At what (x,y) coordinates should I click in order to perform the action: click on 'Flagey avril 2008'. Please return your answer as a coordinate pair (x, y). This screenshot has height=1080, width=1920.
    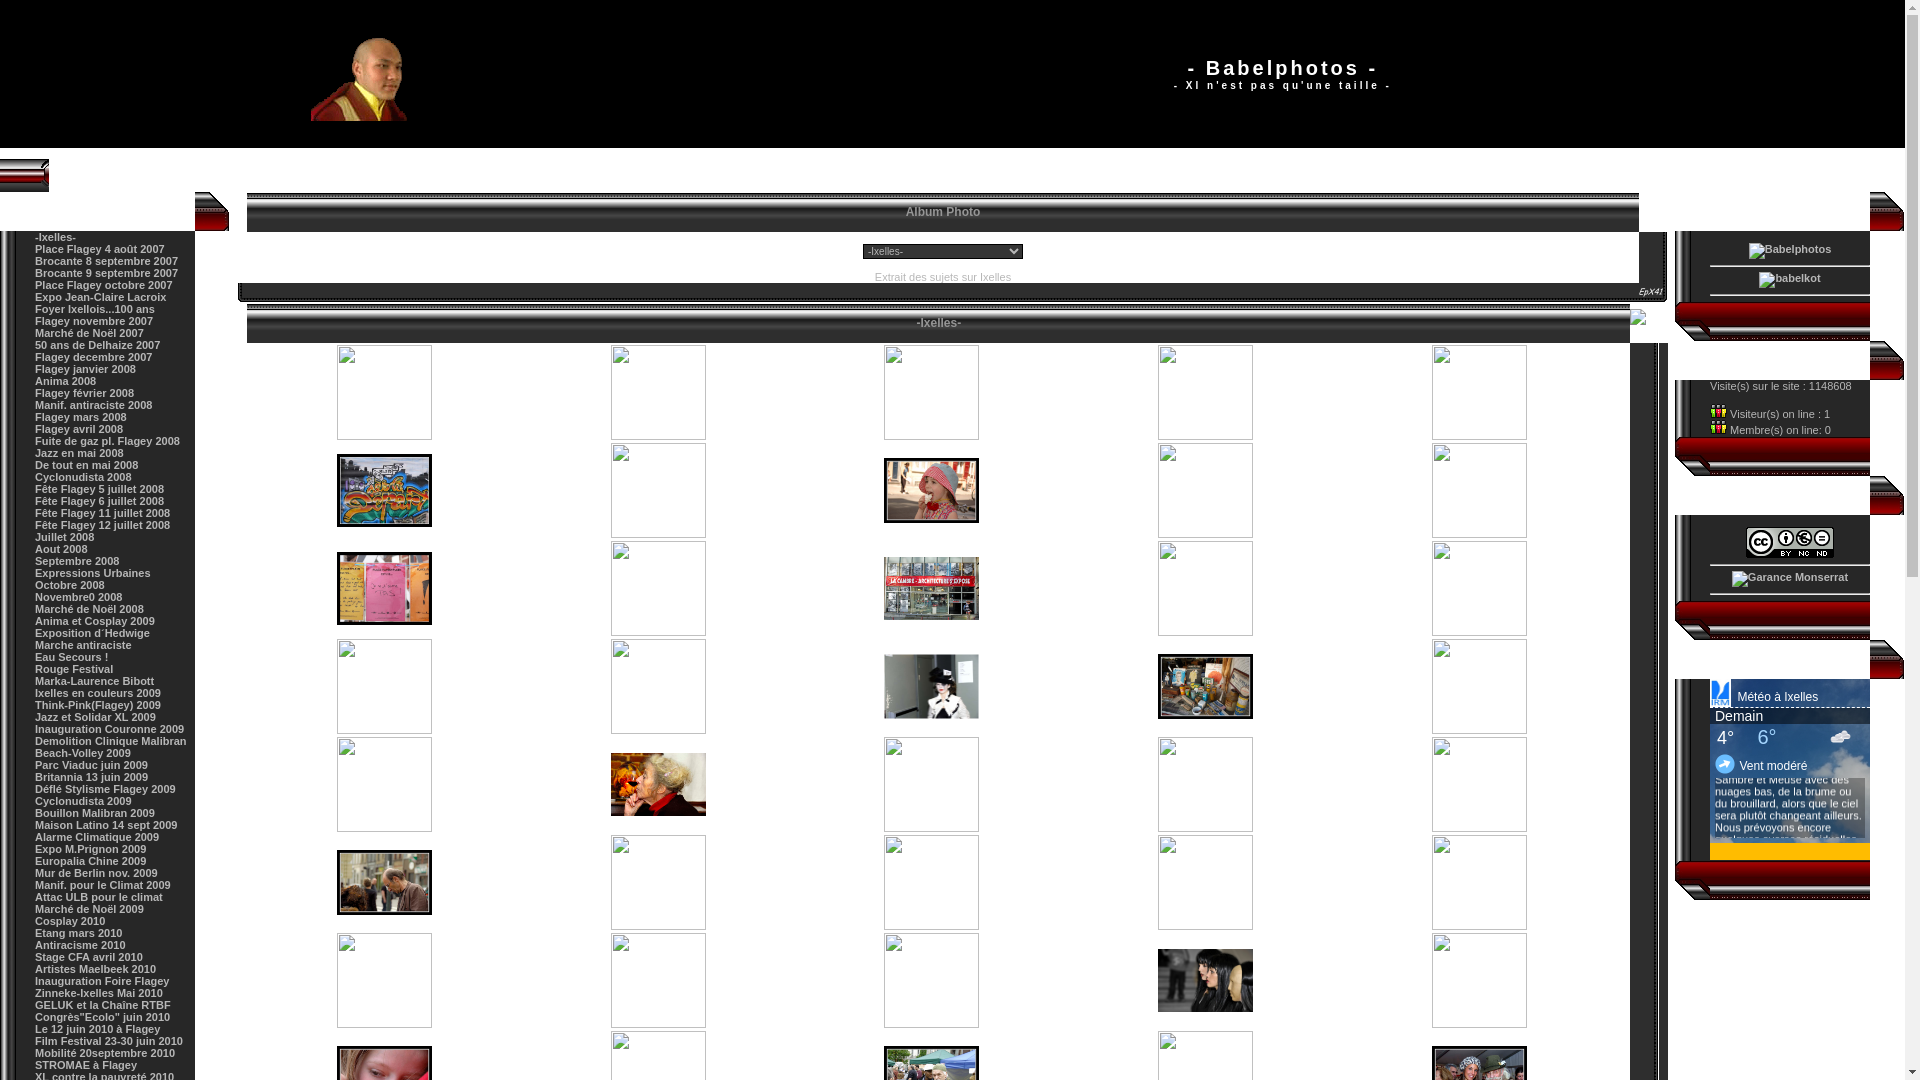
    Looking at the image, I should click on (78, 427).